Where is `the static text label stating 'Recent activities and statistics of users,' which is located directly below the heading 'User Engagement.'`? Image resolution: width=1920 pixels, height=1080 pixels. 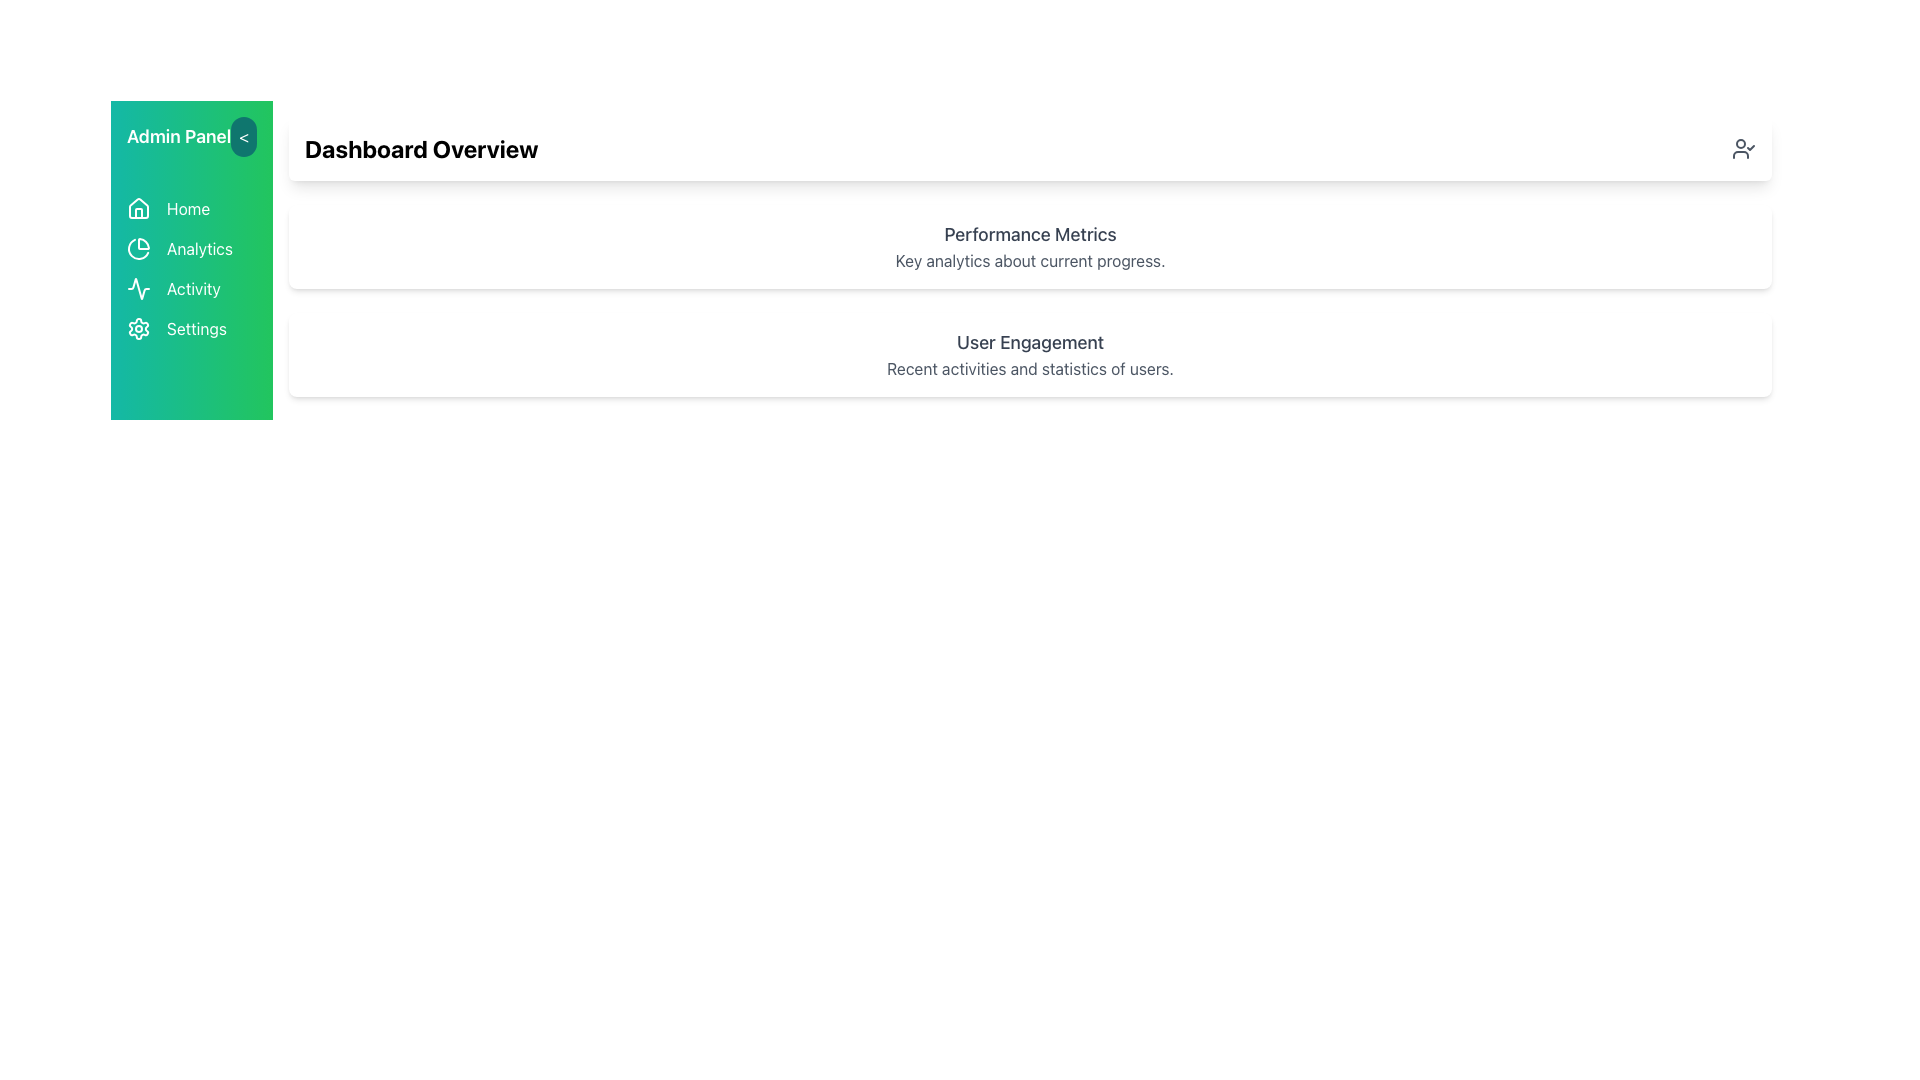
the static text label stating 'Recent activities and statistics of users,' which is located directly below the heading 'User Engagement.' is located at coordinates (1030, 369).